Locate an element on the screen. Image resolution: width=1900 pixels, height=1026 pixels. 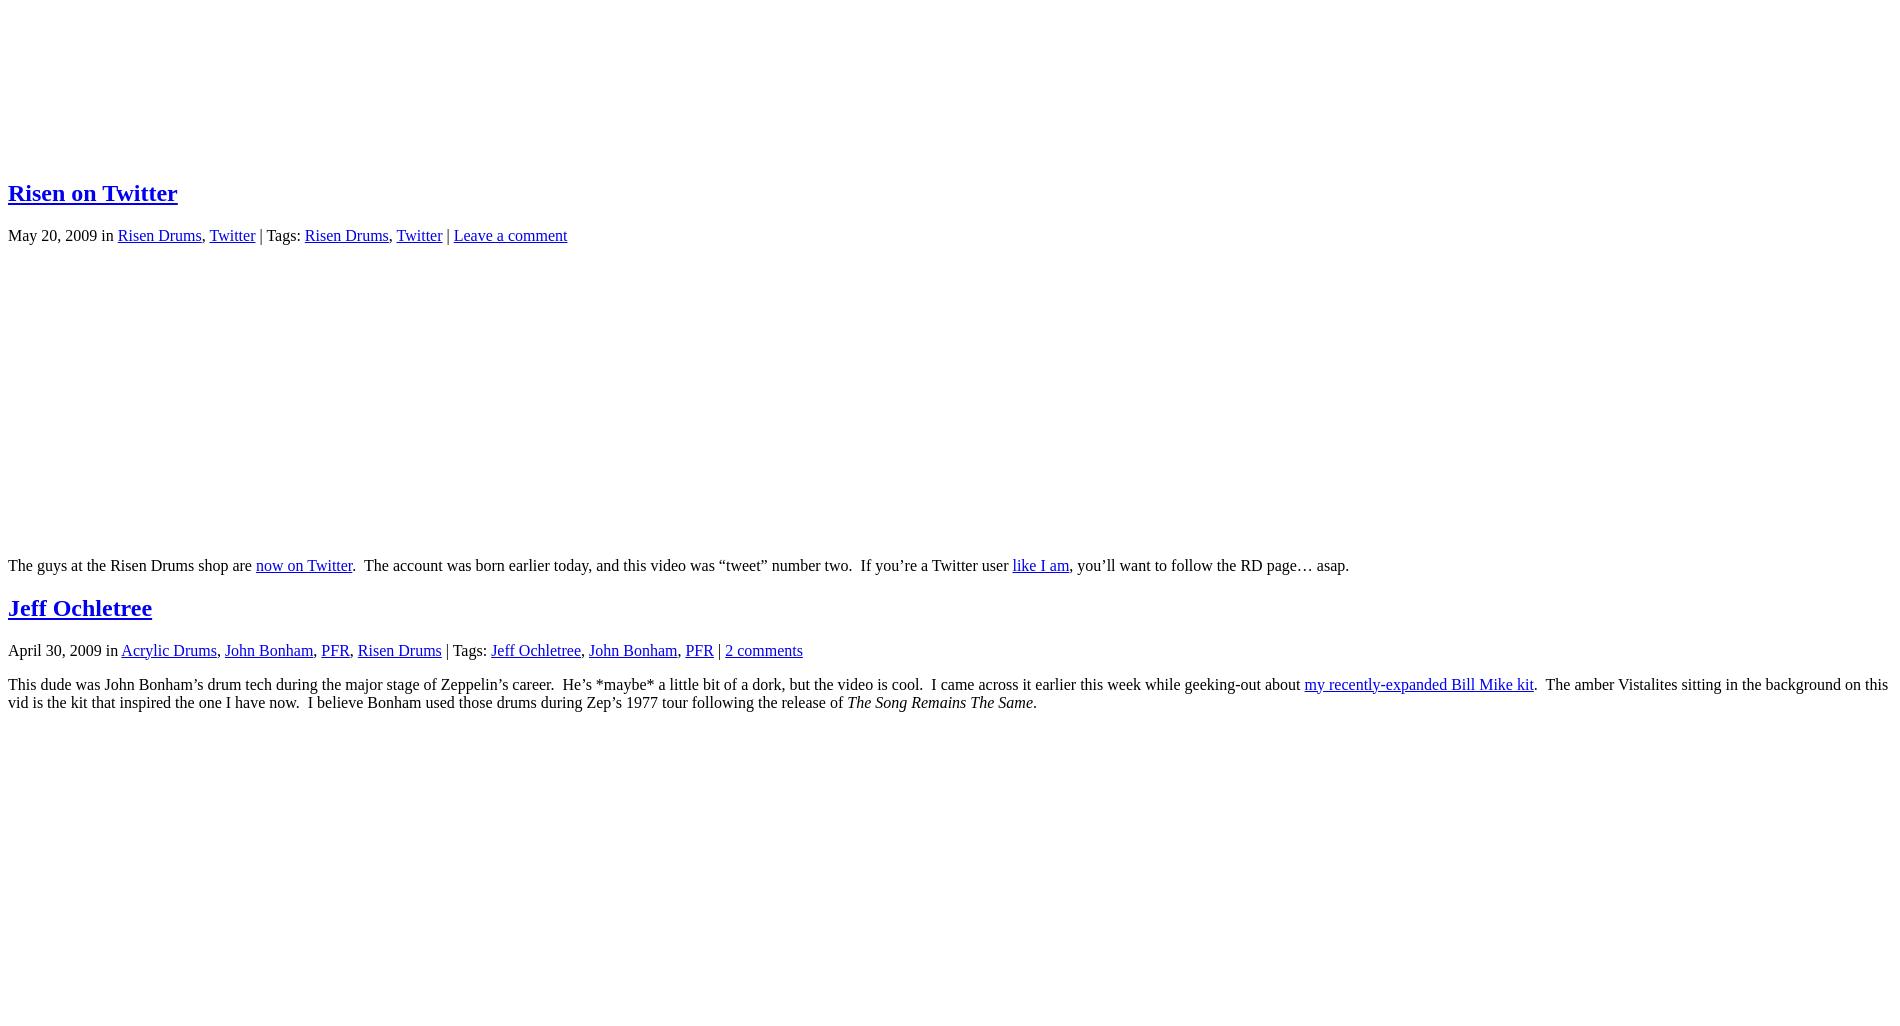
'.  The account was born earlier today, and this video was “tweet” number two.  If you’re a Twitter user' is located at coordinates (681, 564).